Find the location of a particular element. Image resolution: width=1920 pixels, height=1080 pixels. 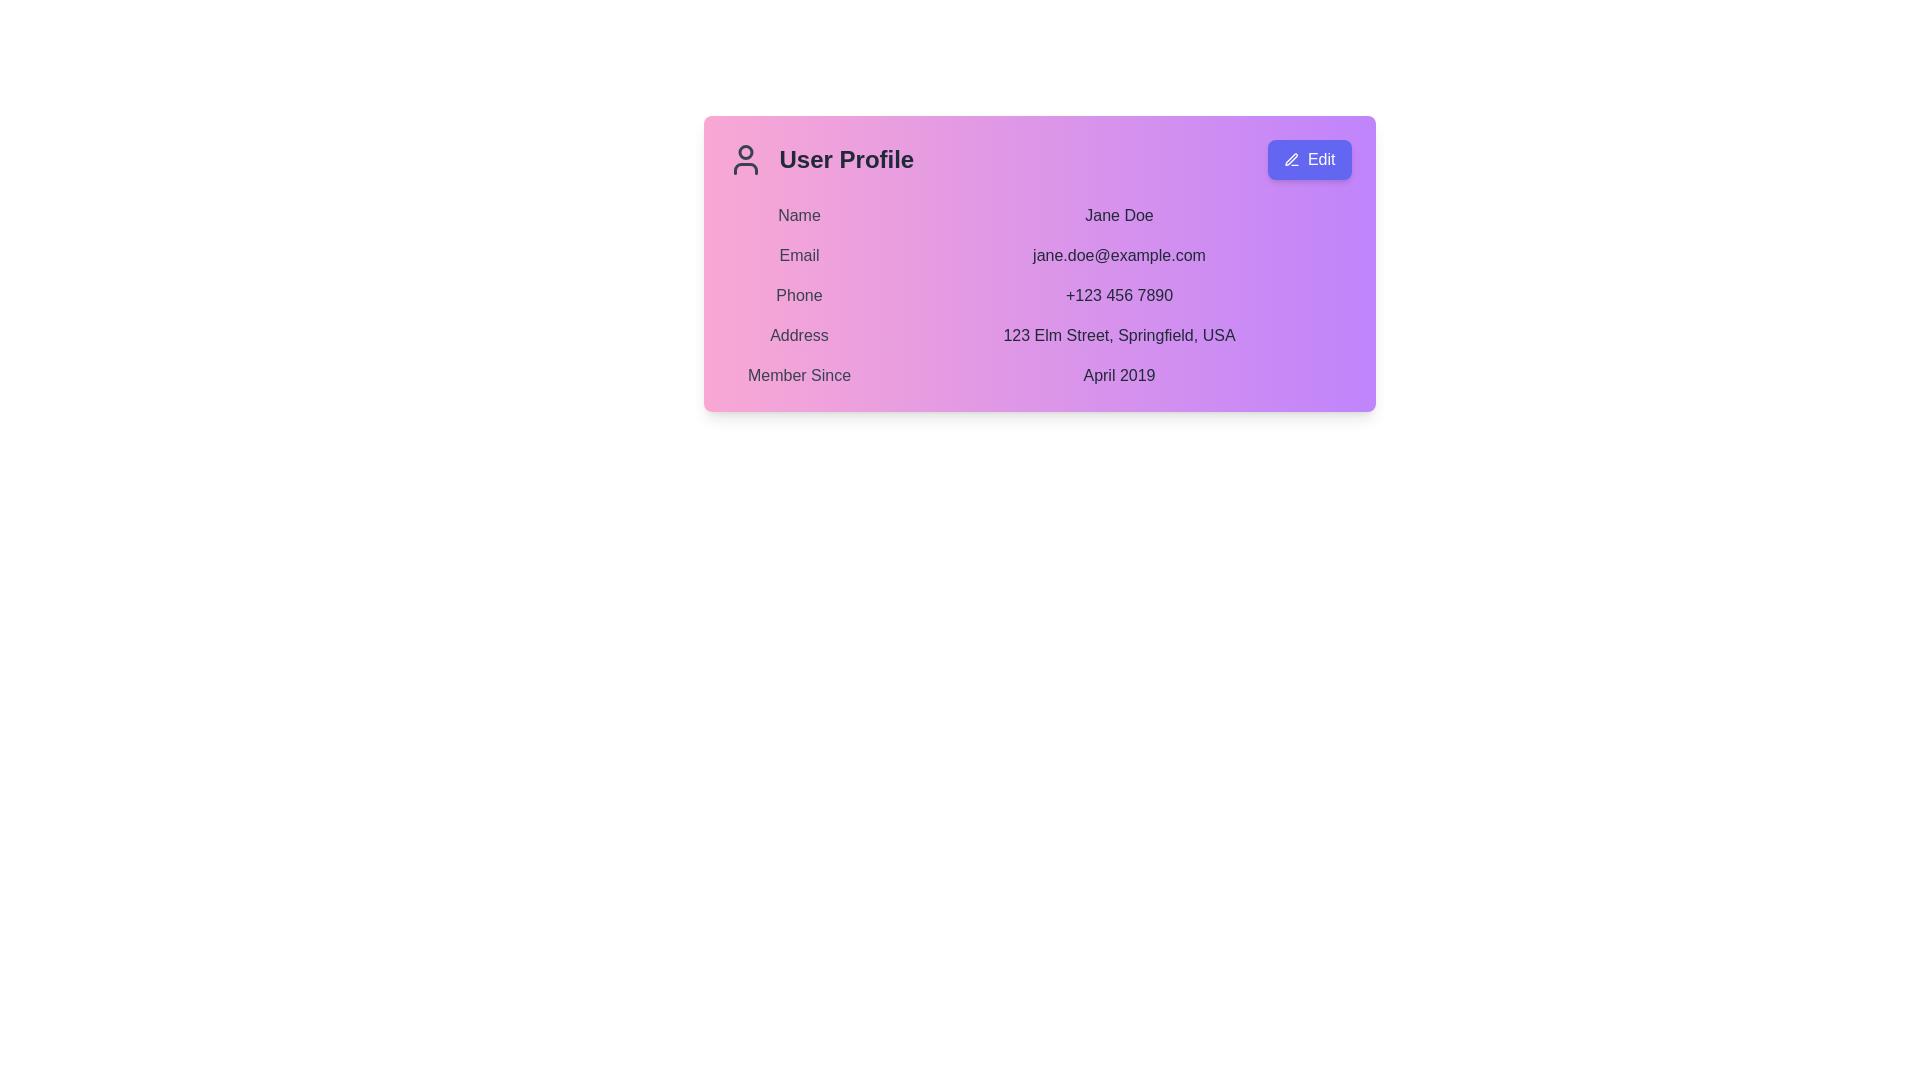

the static text display showing the user's email address, located in the second column to the right of the 'Email' label is located at coordinates (1118, 254).